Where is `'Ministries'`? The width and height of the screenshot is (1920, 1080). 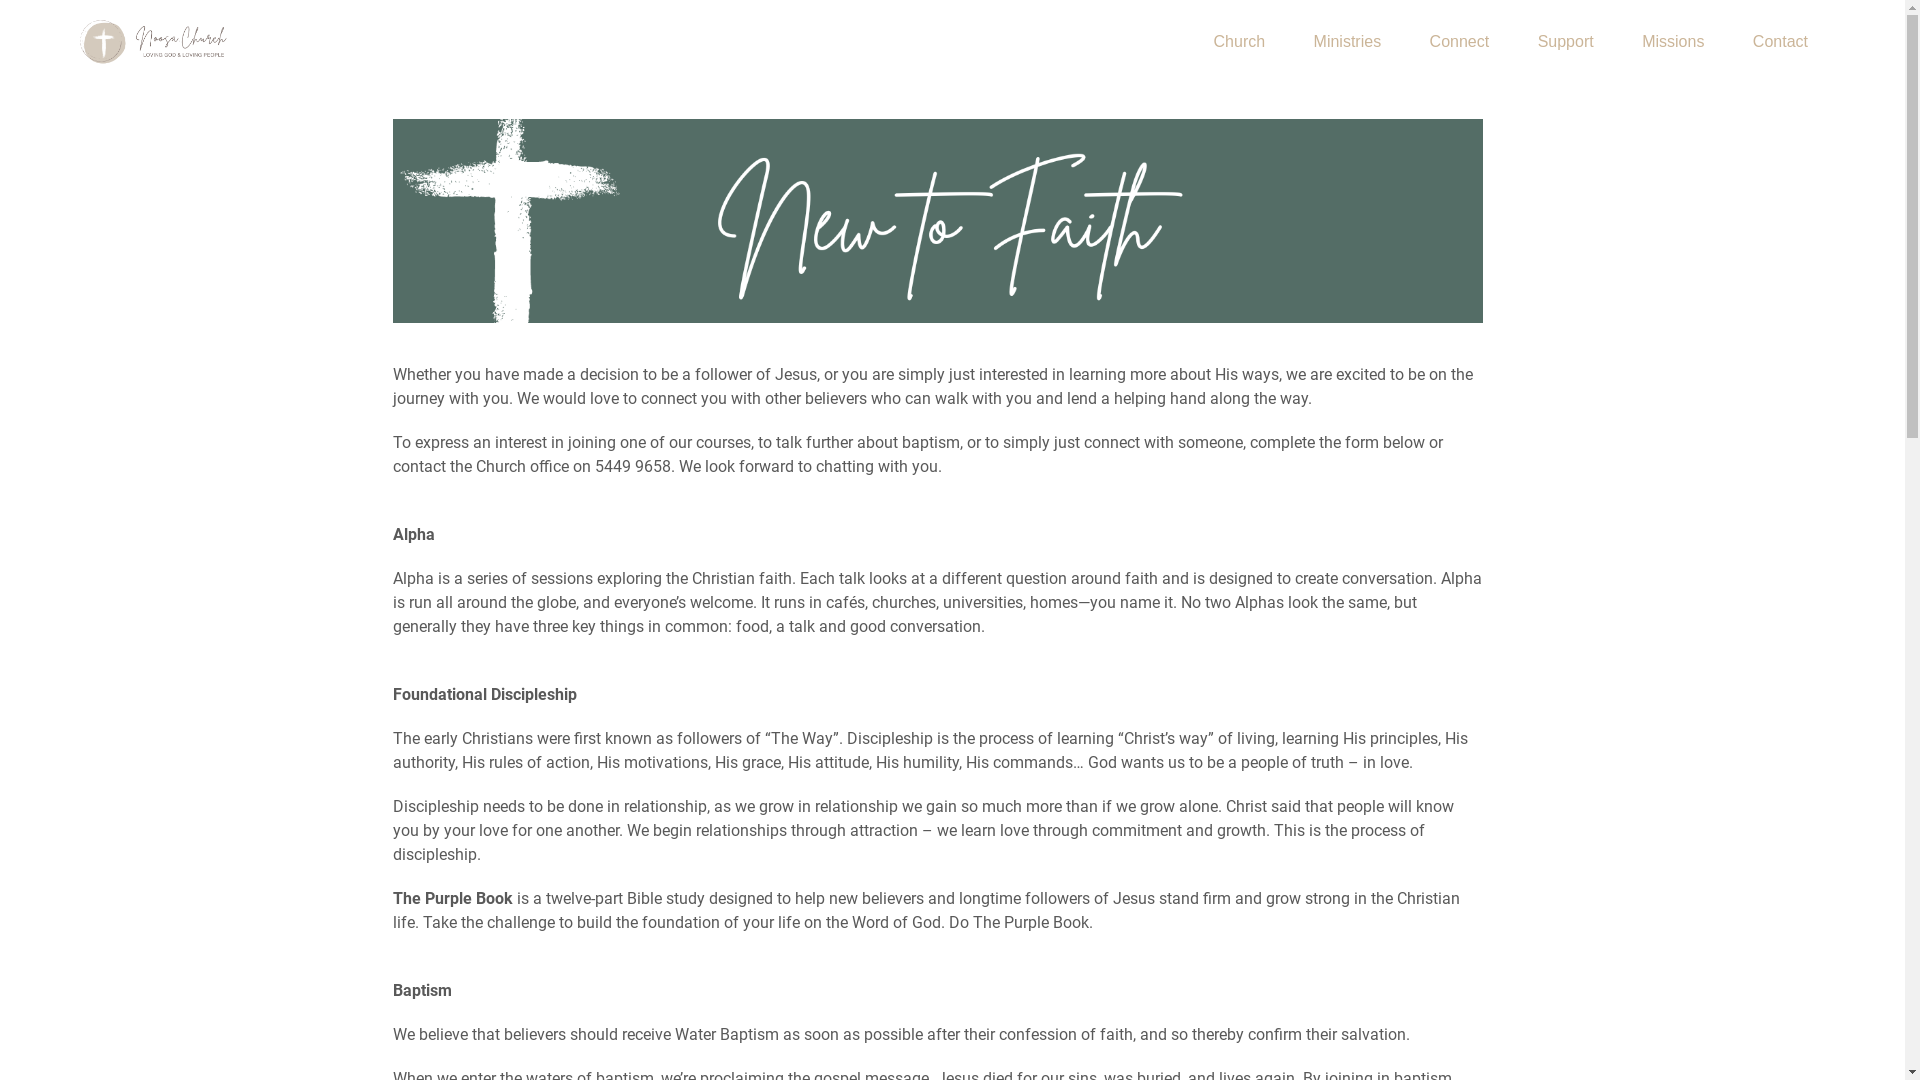 'Ministries' is located at coordinates (1348, 42).